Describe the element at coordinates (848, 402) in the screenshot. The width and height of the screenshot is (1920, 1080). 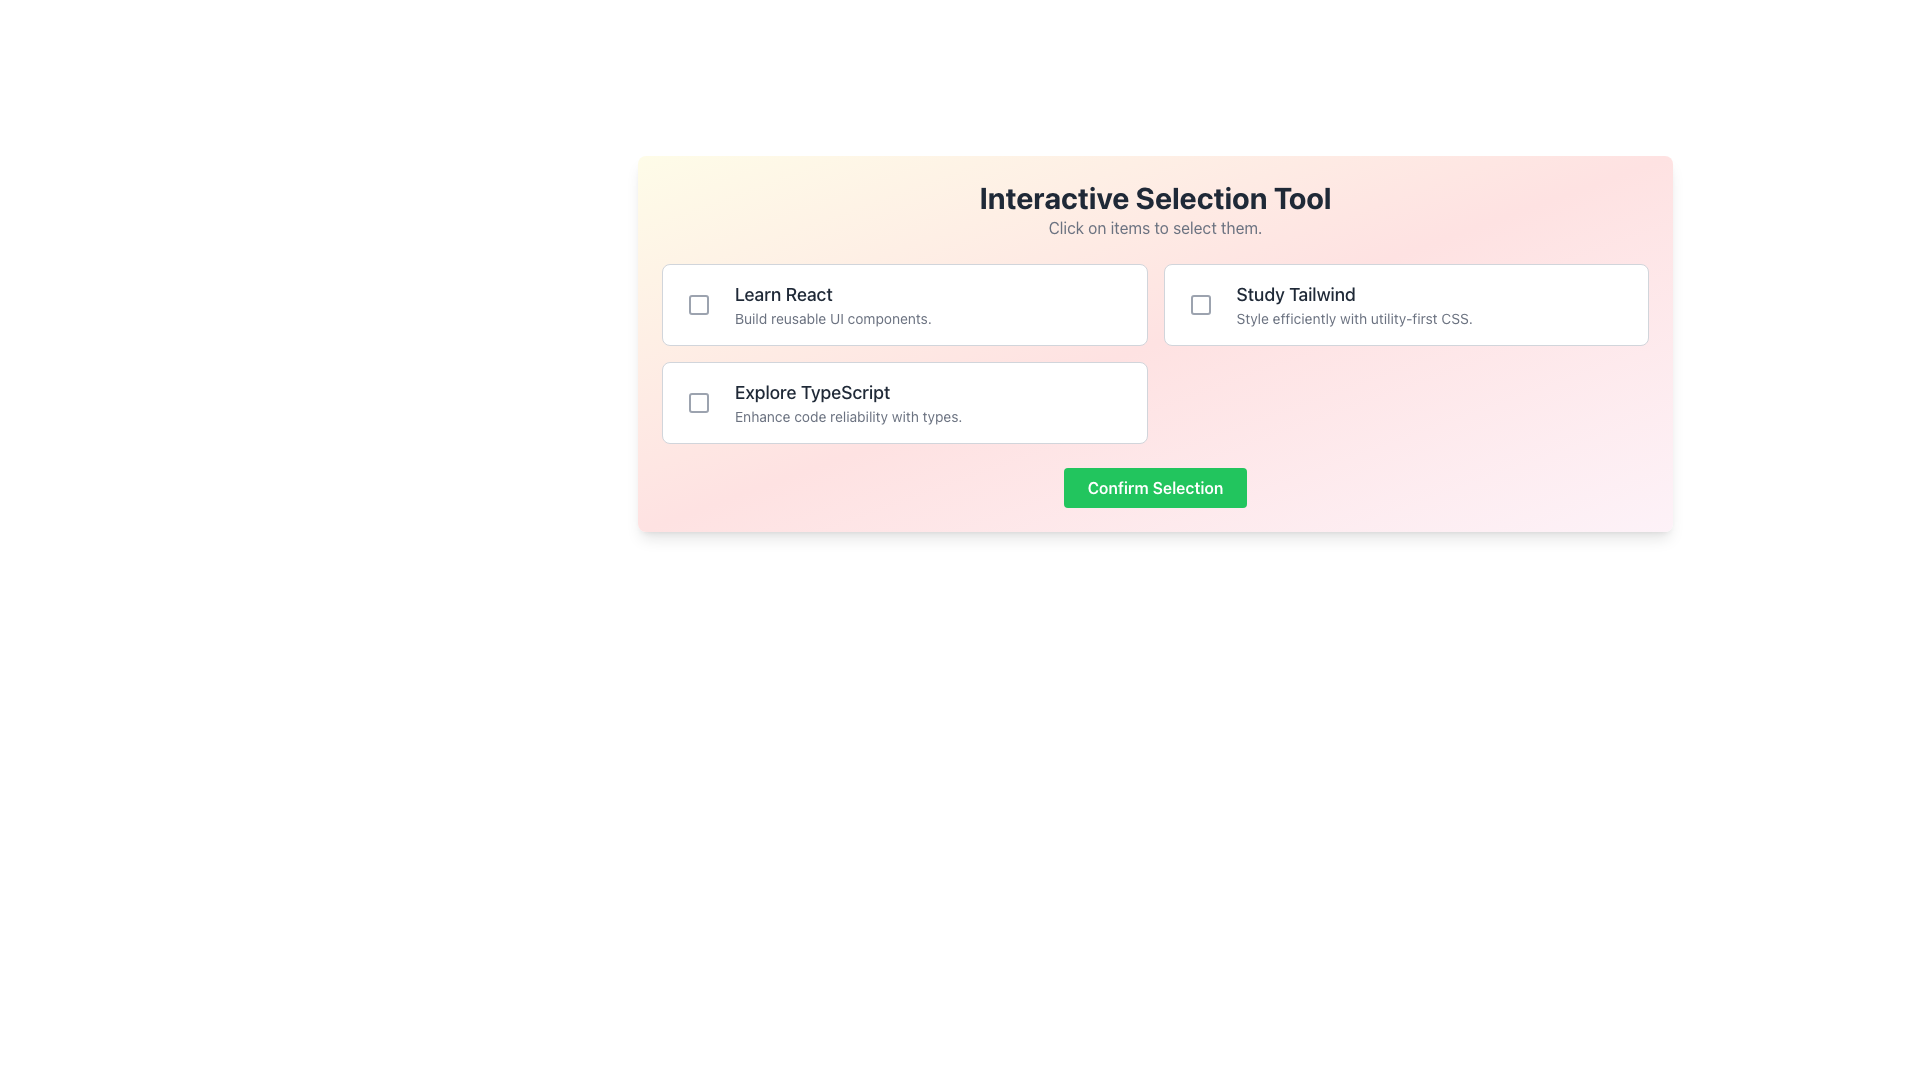
I see `the static text content that reads 'Explore TypeScript' and 'Enhance code reliability with types.' located in the second card from the top, positioned to the right of a checkbox icon` at that location.